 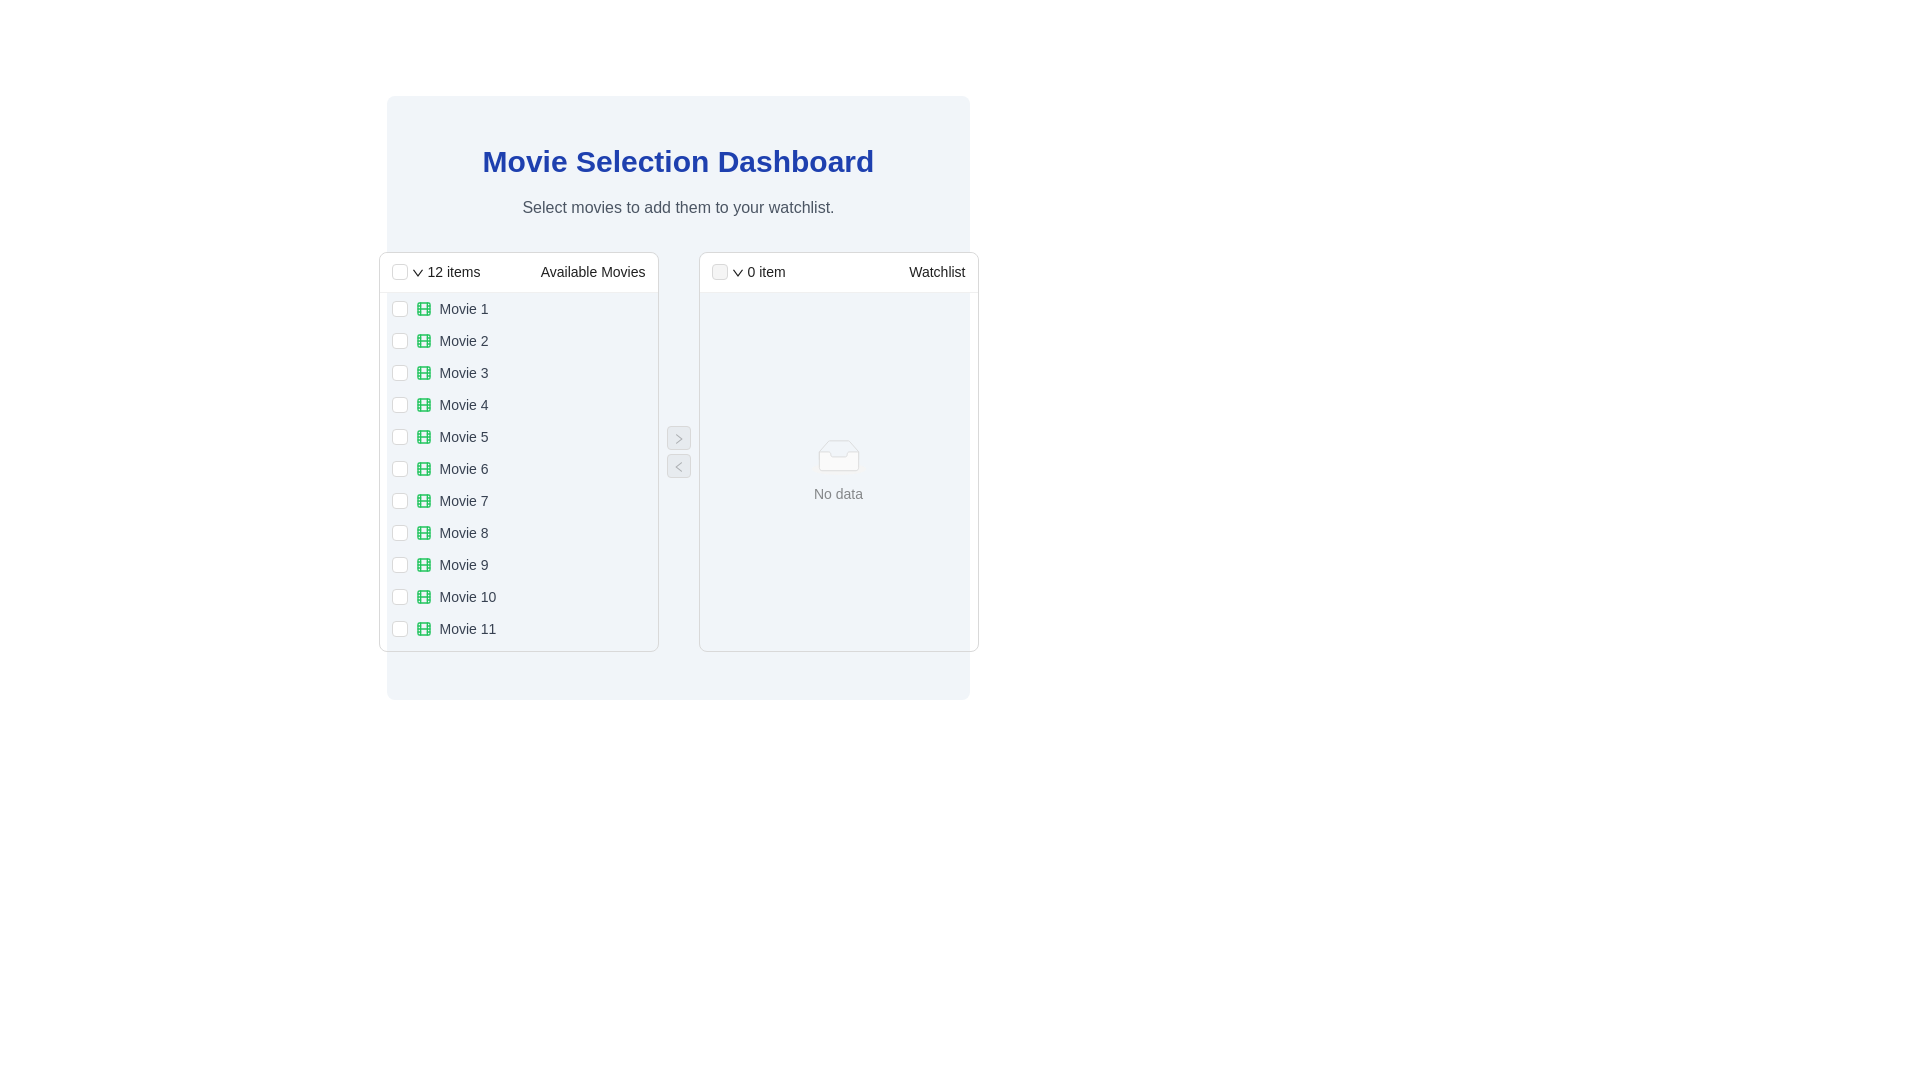 I want to click on the small green filmstrip icon located to the immediate left of the 'Movie 2' text in the 'Available Movies' list, so click(x=422, y=339).